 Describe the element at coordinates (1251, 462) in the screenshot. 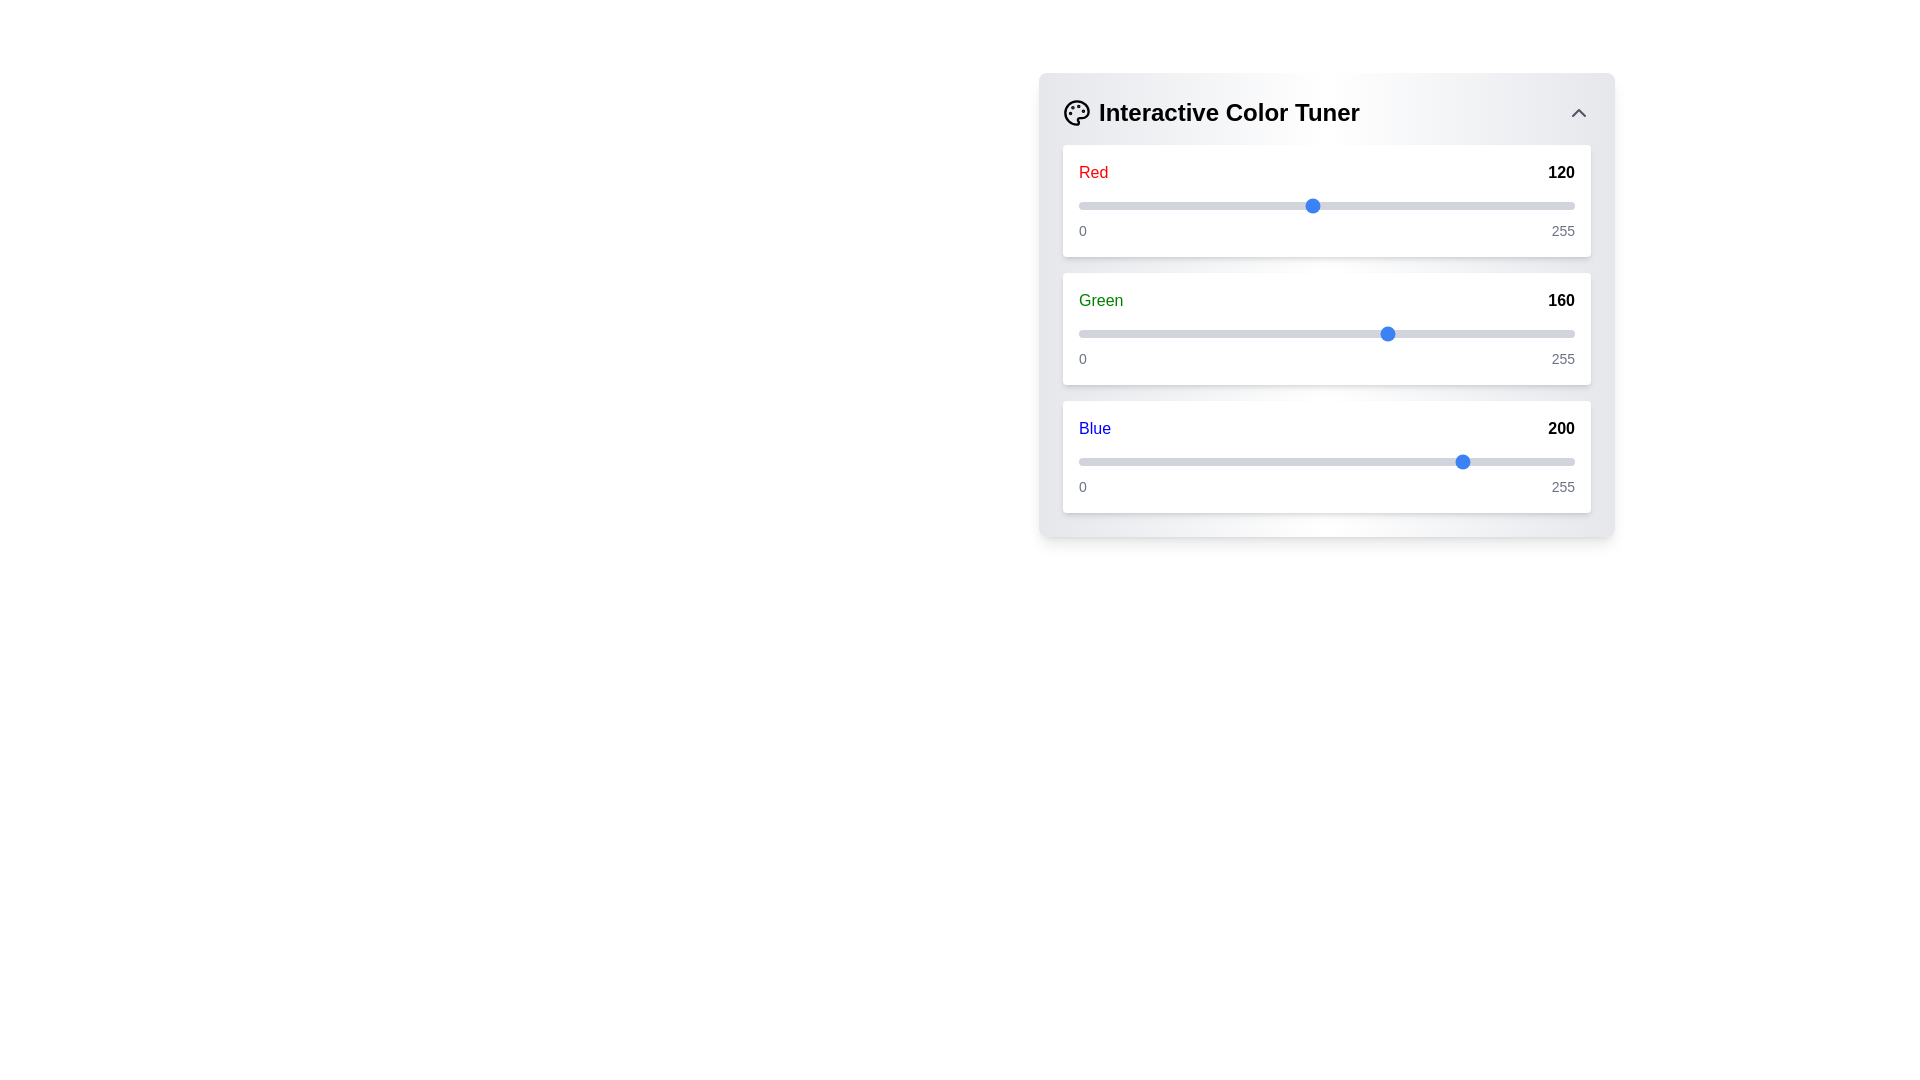

I see `the Blue slider value` at that location.